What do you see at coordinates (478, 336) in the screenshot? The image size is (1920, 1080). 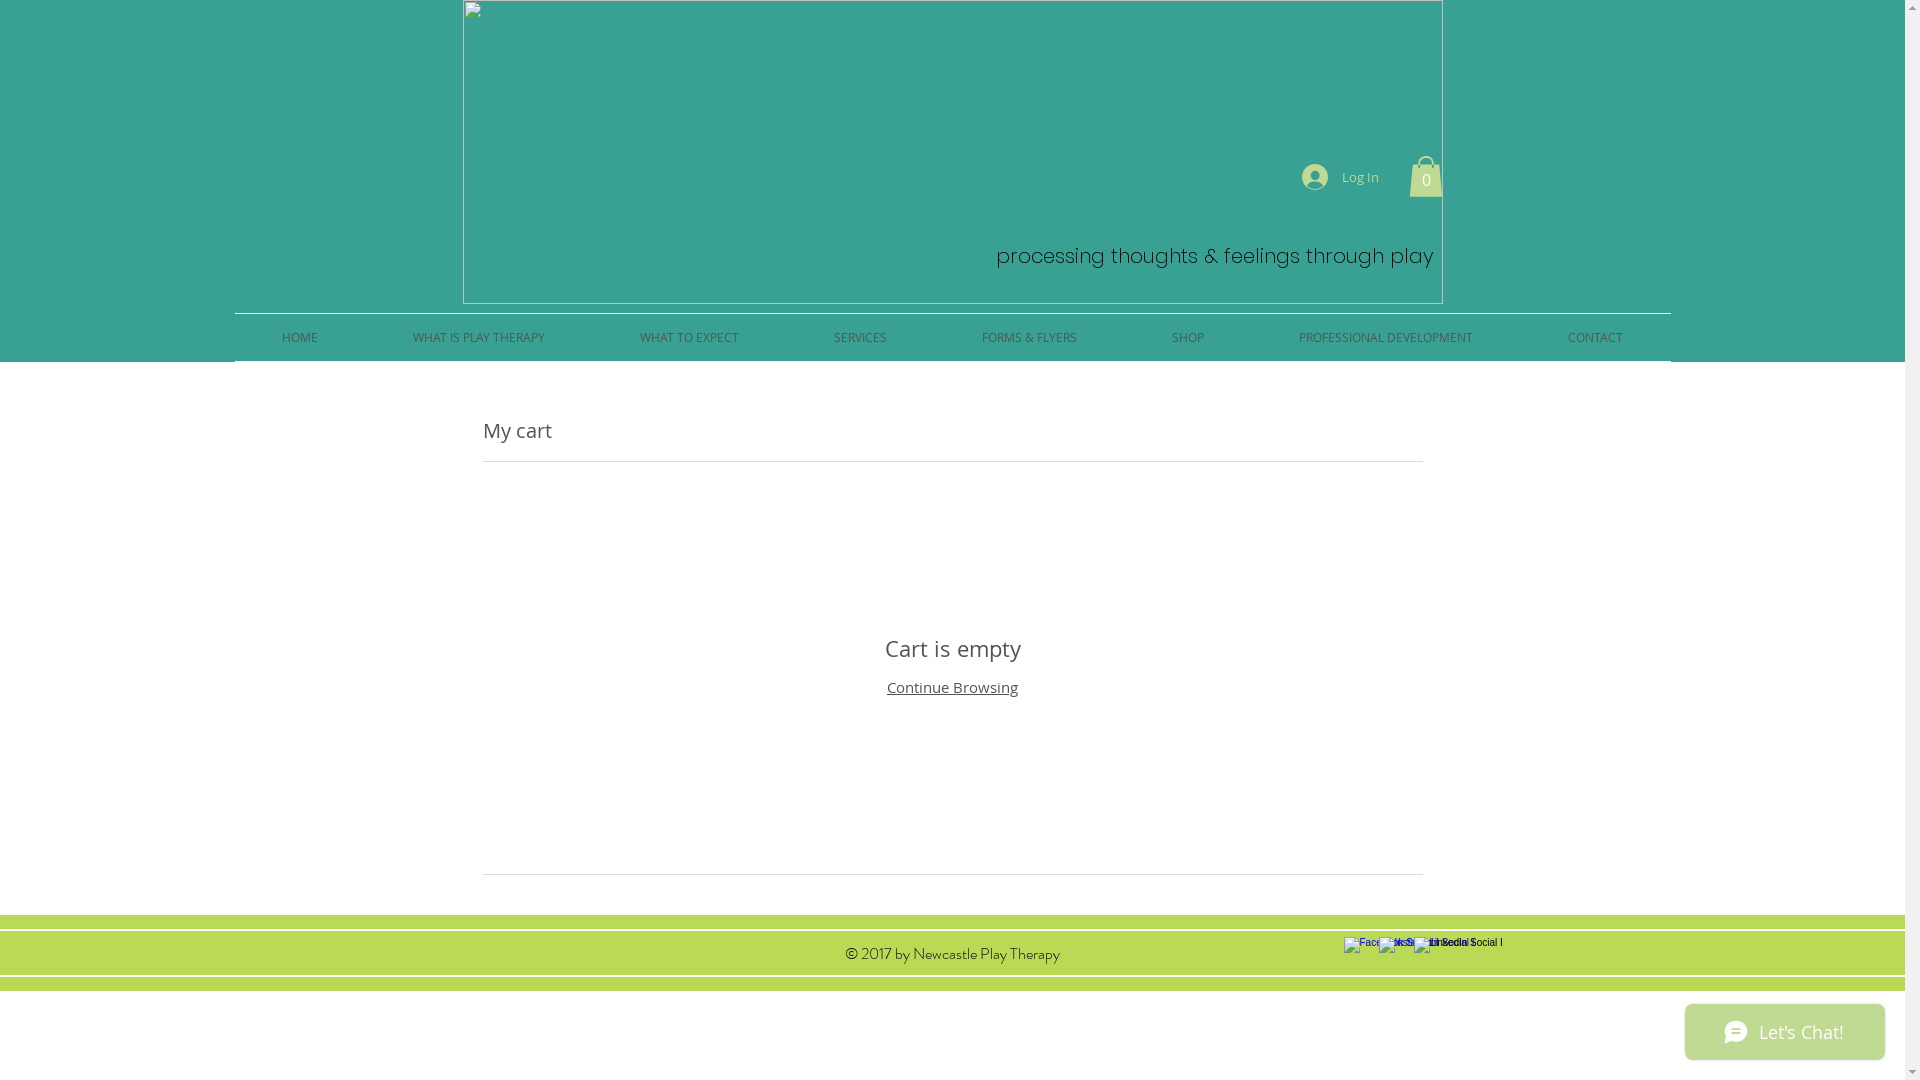 I see `'WHAT IS PLAY THERAPY'` at bounding box center [478, 336].